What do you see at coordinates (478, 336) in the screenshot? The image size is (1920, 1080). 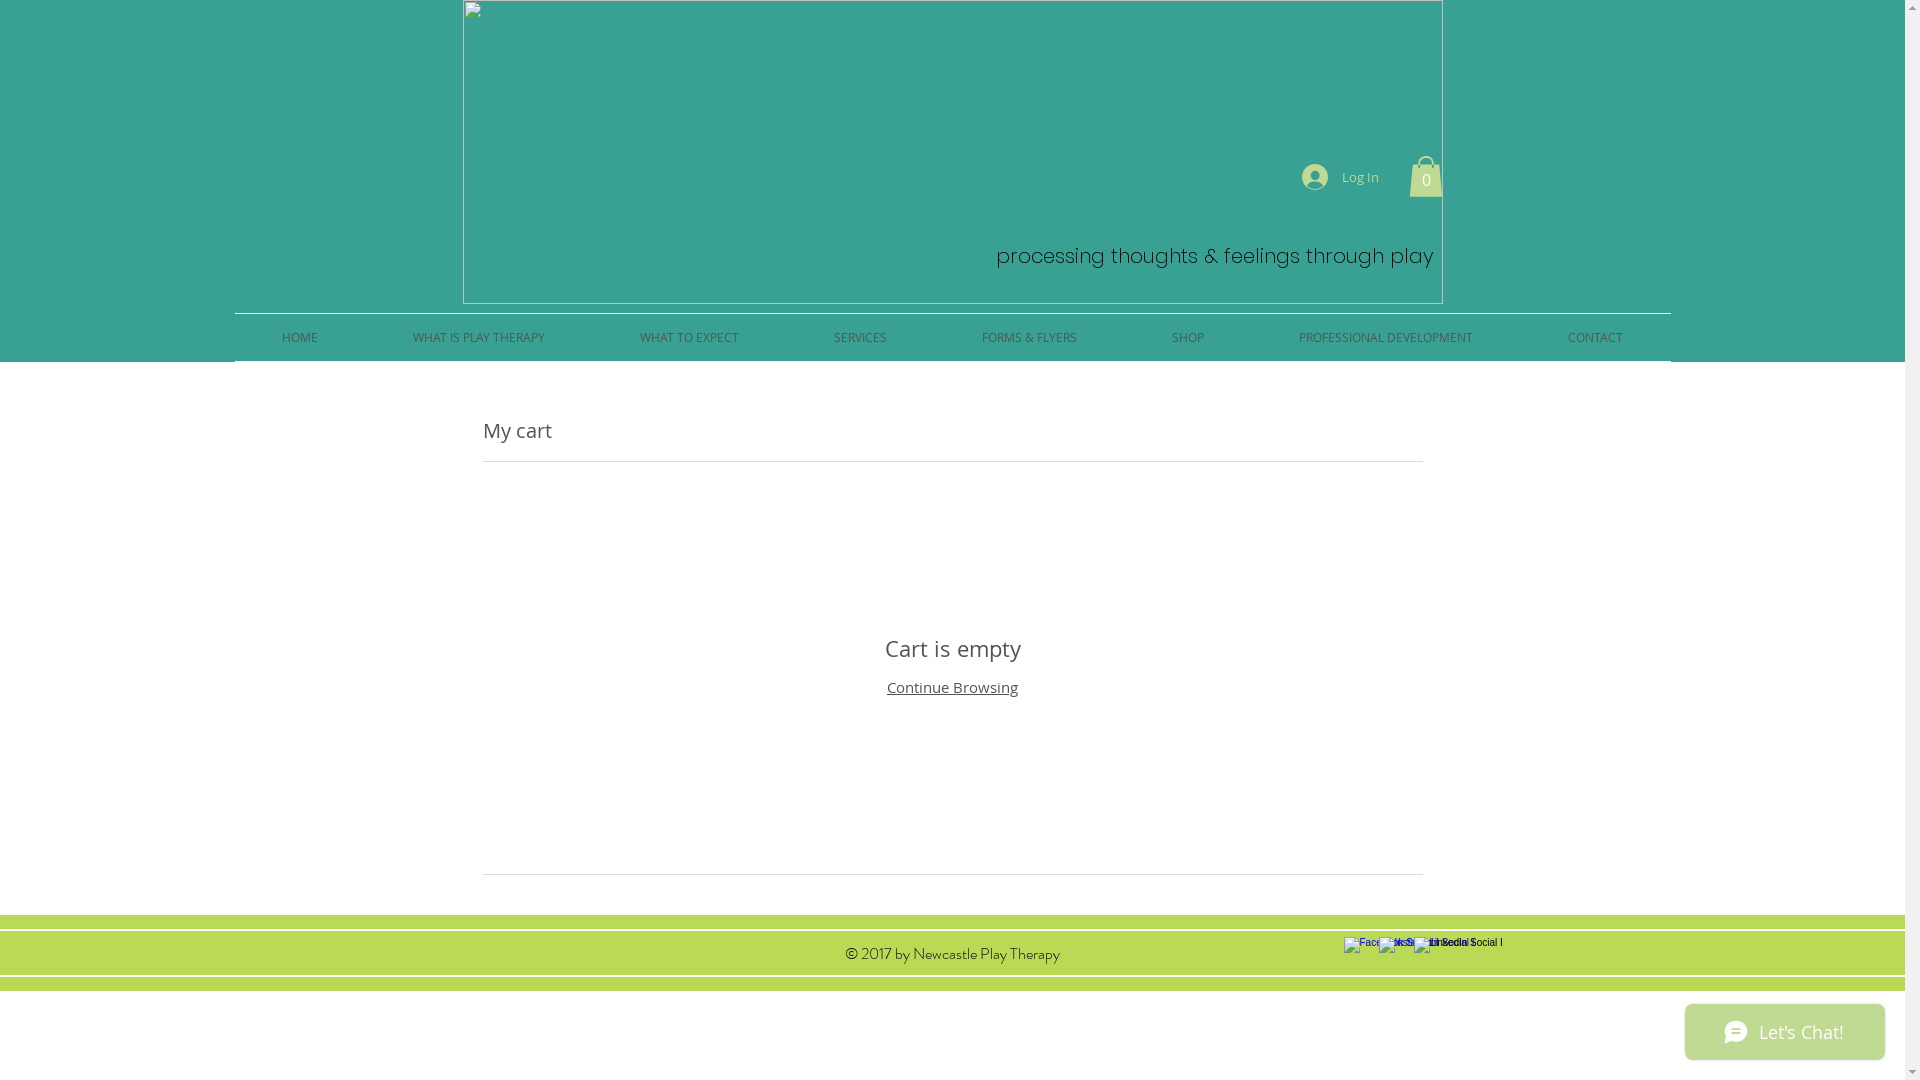 I see `'WHAT IS PLAY THERAPY'` at bounding box center [478, 336].